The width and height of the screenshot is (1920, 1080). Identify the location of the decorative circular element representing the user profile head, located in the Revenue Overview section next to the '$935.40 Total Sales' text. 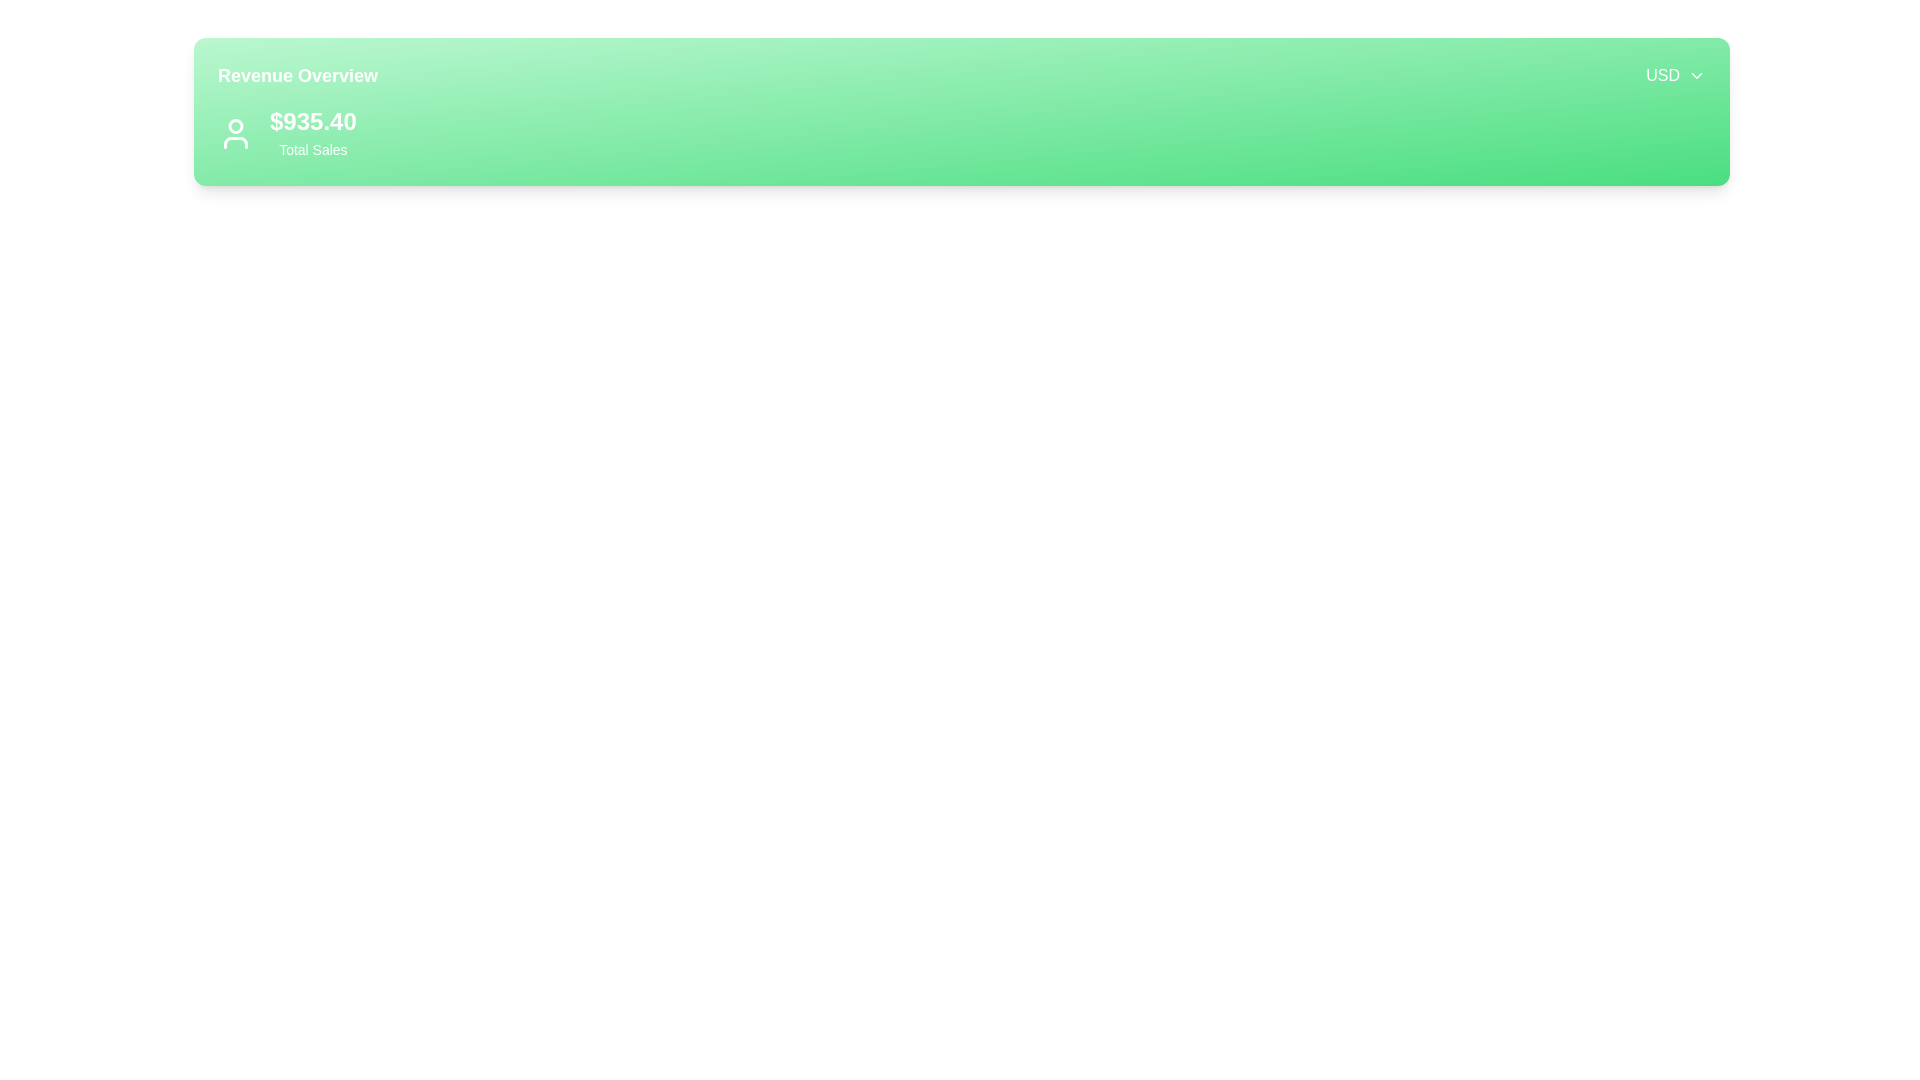
(235, 126).